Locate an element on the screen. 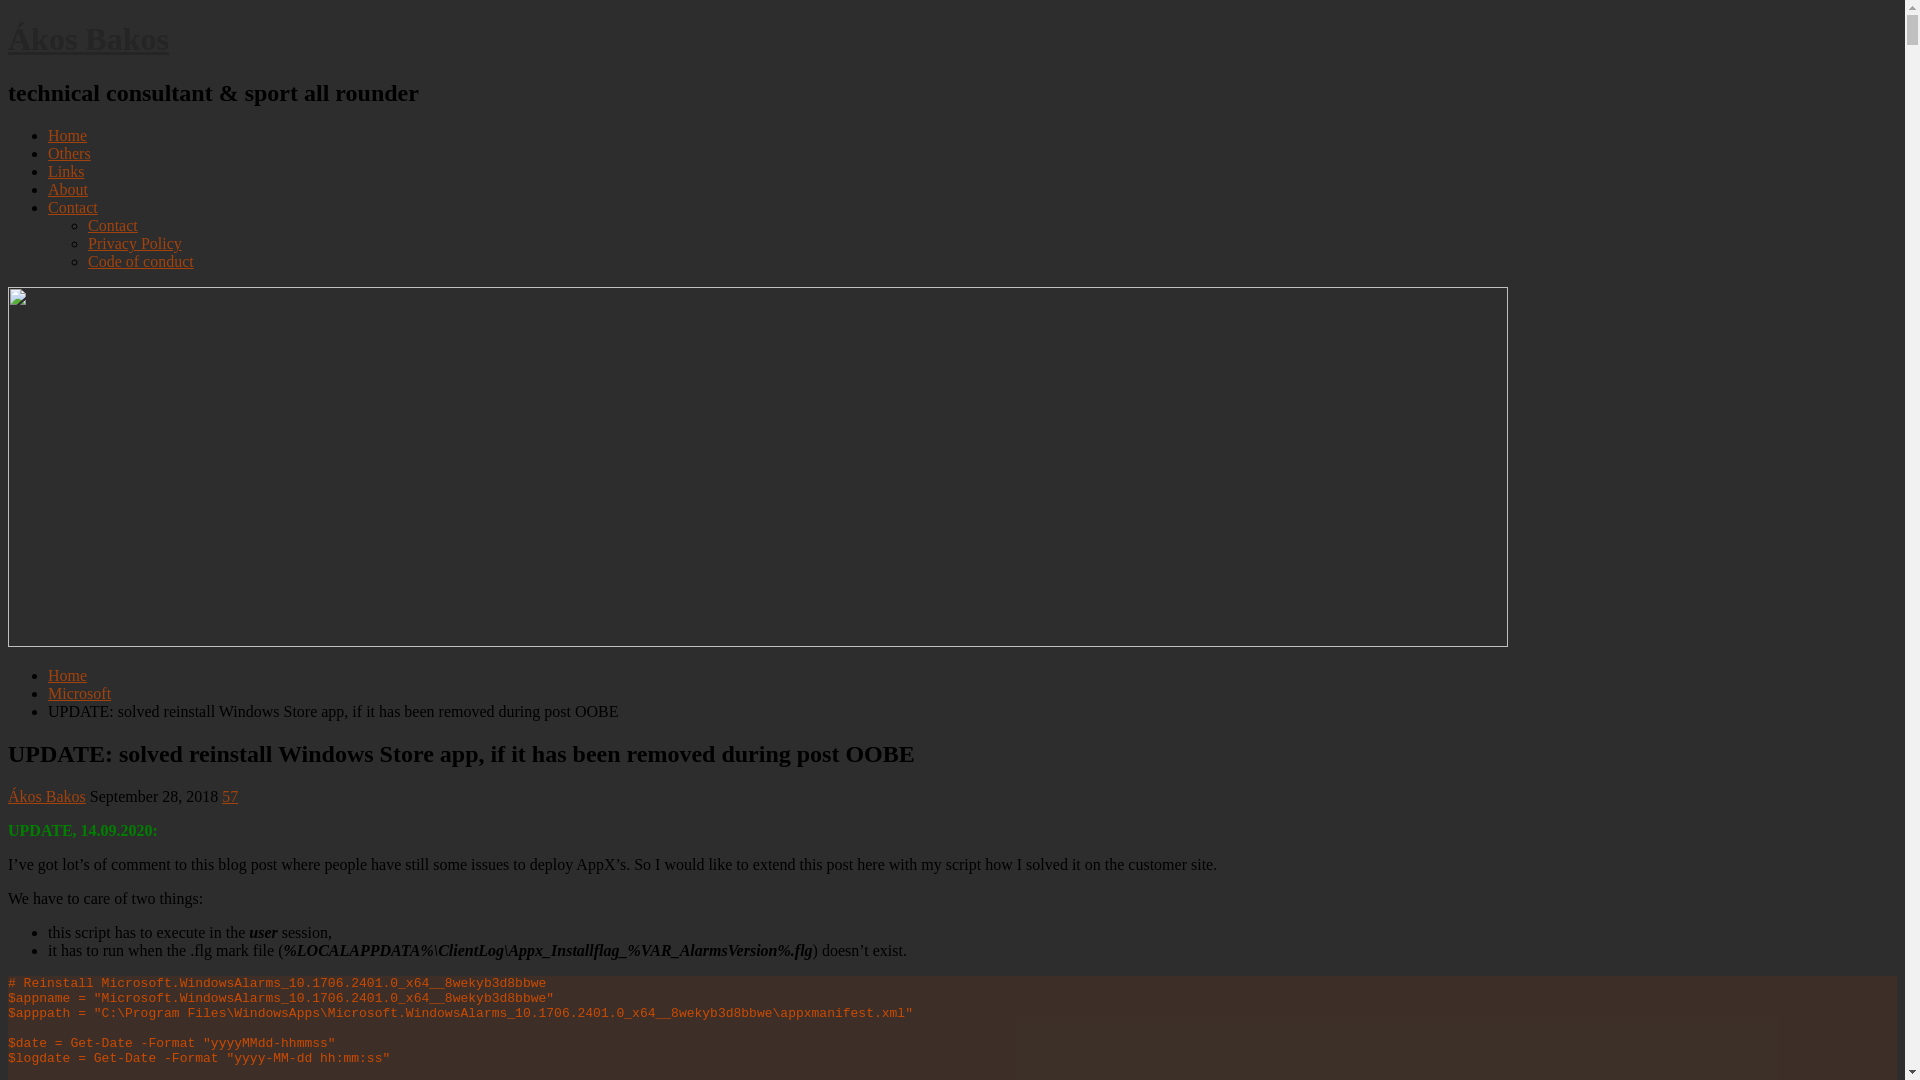 The width and height of the screenshot is (1920, 1080). 'Privacy Policy' is located at coordinates (133, 242).